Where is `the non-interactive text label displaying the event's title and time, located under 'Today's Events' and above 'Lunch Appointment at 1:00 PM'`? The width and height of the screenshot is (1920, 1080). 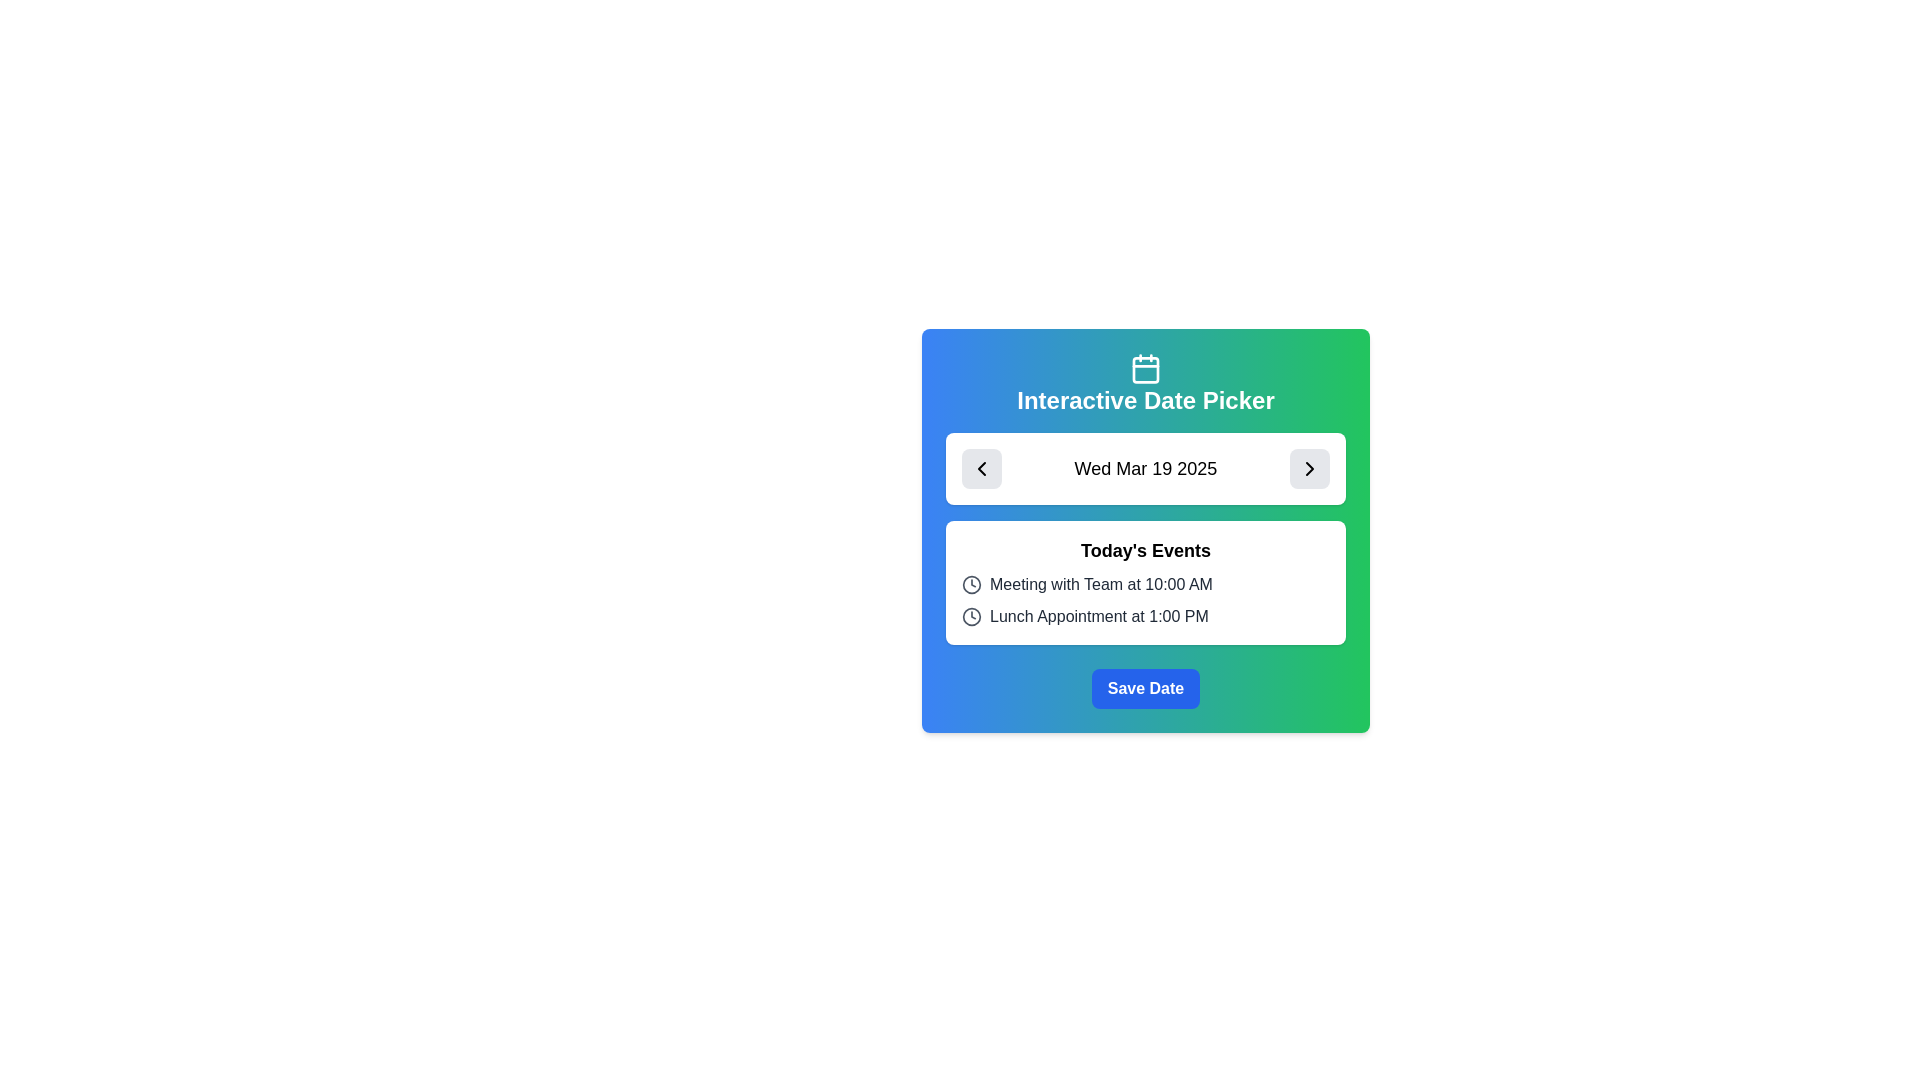
the non-interactive text label displaying the event's title and time, located under 'Today's Events' and above 'Lunch Appointment at 1:00 PM' is located at coordinates (1100, 585).